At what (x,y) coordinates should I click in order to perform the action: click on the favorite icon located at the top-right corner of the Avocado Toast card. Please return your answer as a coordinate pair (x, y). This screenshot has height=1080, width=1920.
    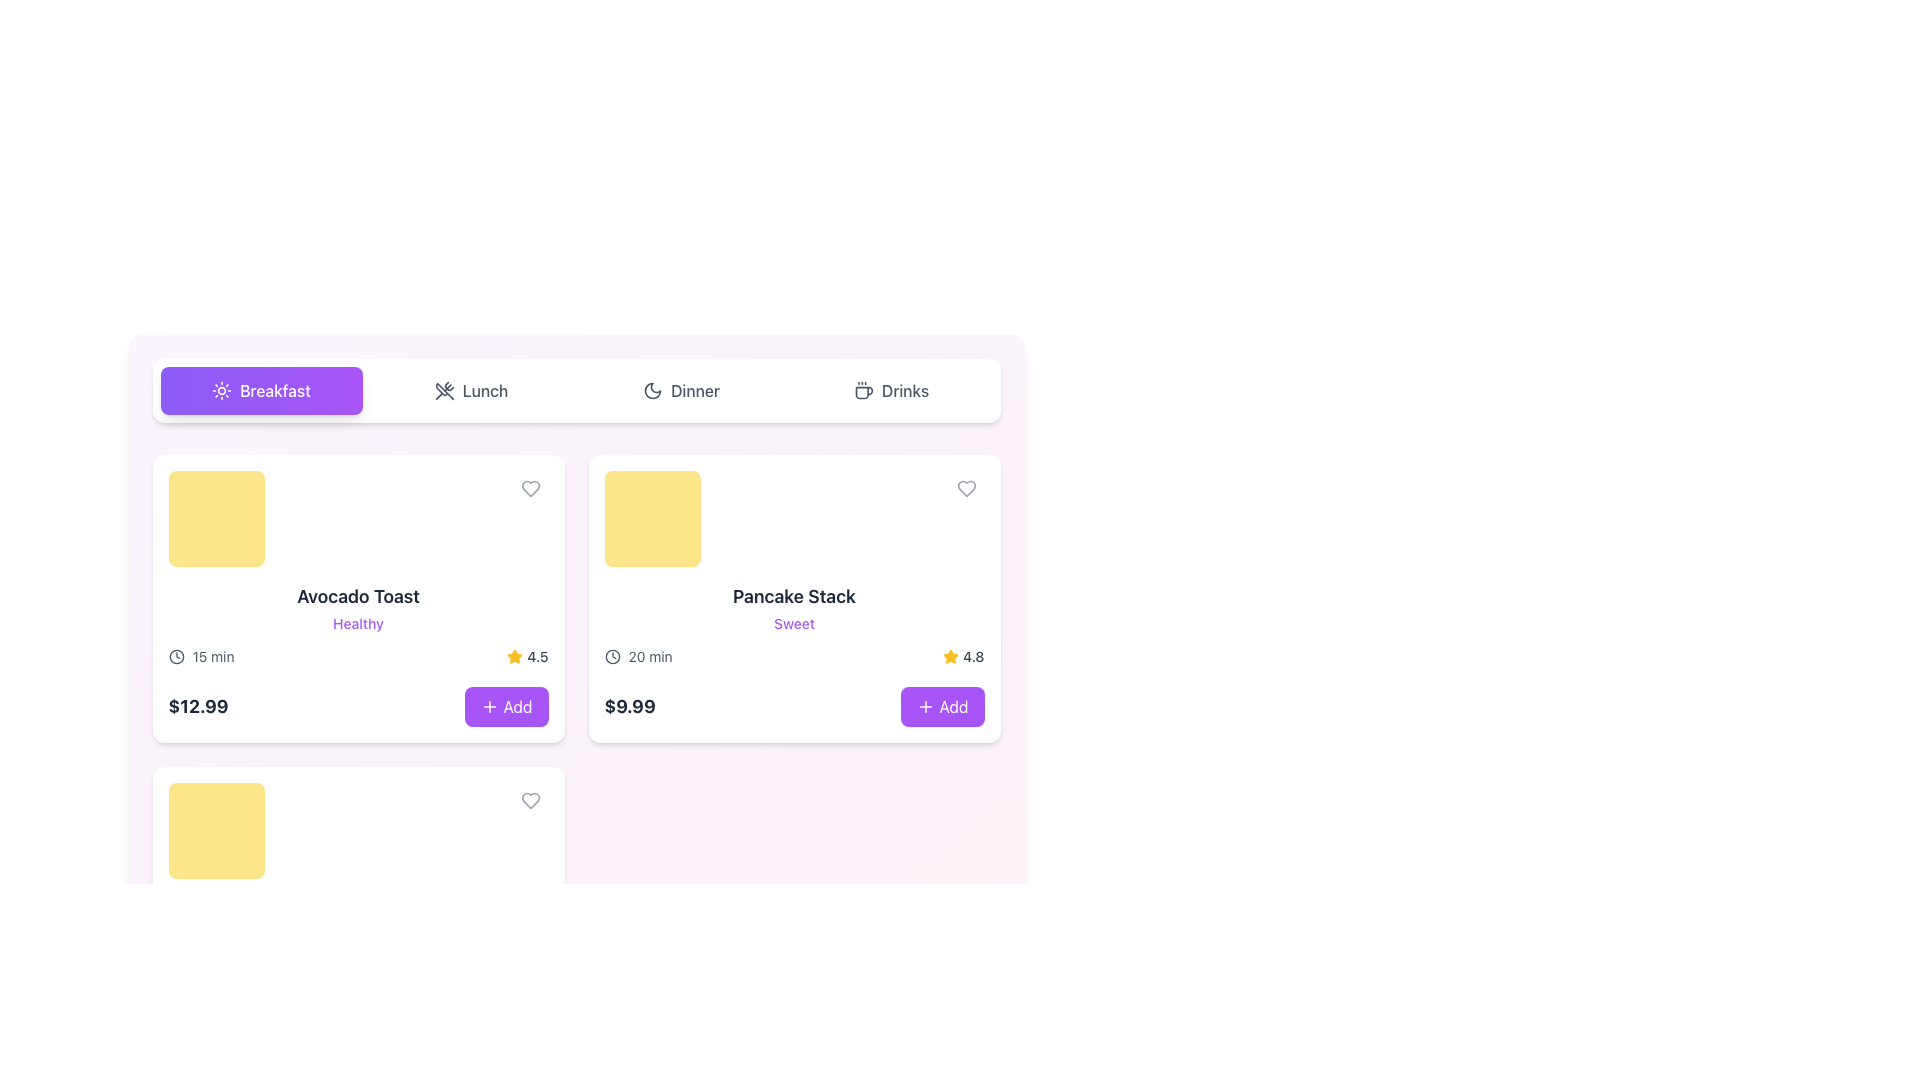
    Looking at the image, I should click on (530, 800).